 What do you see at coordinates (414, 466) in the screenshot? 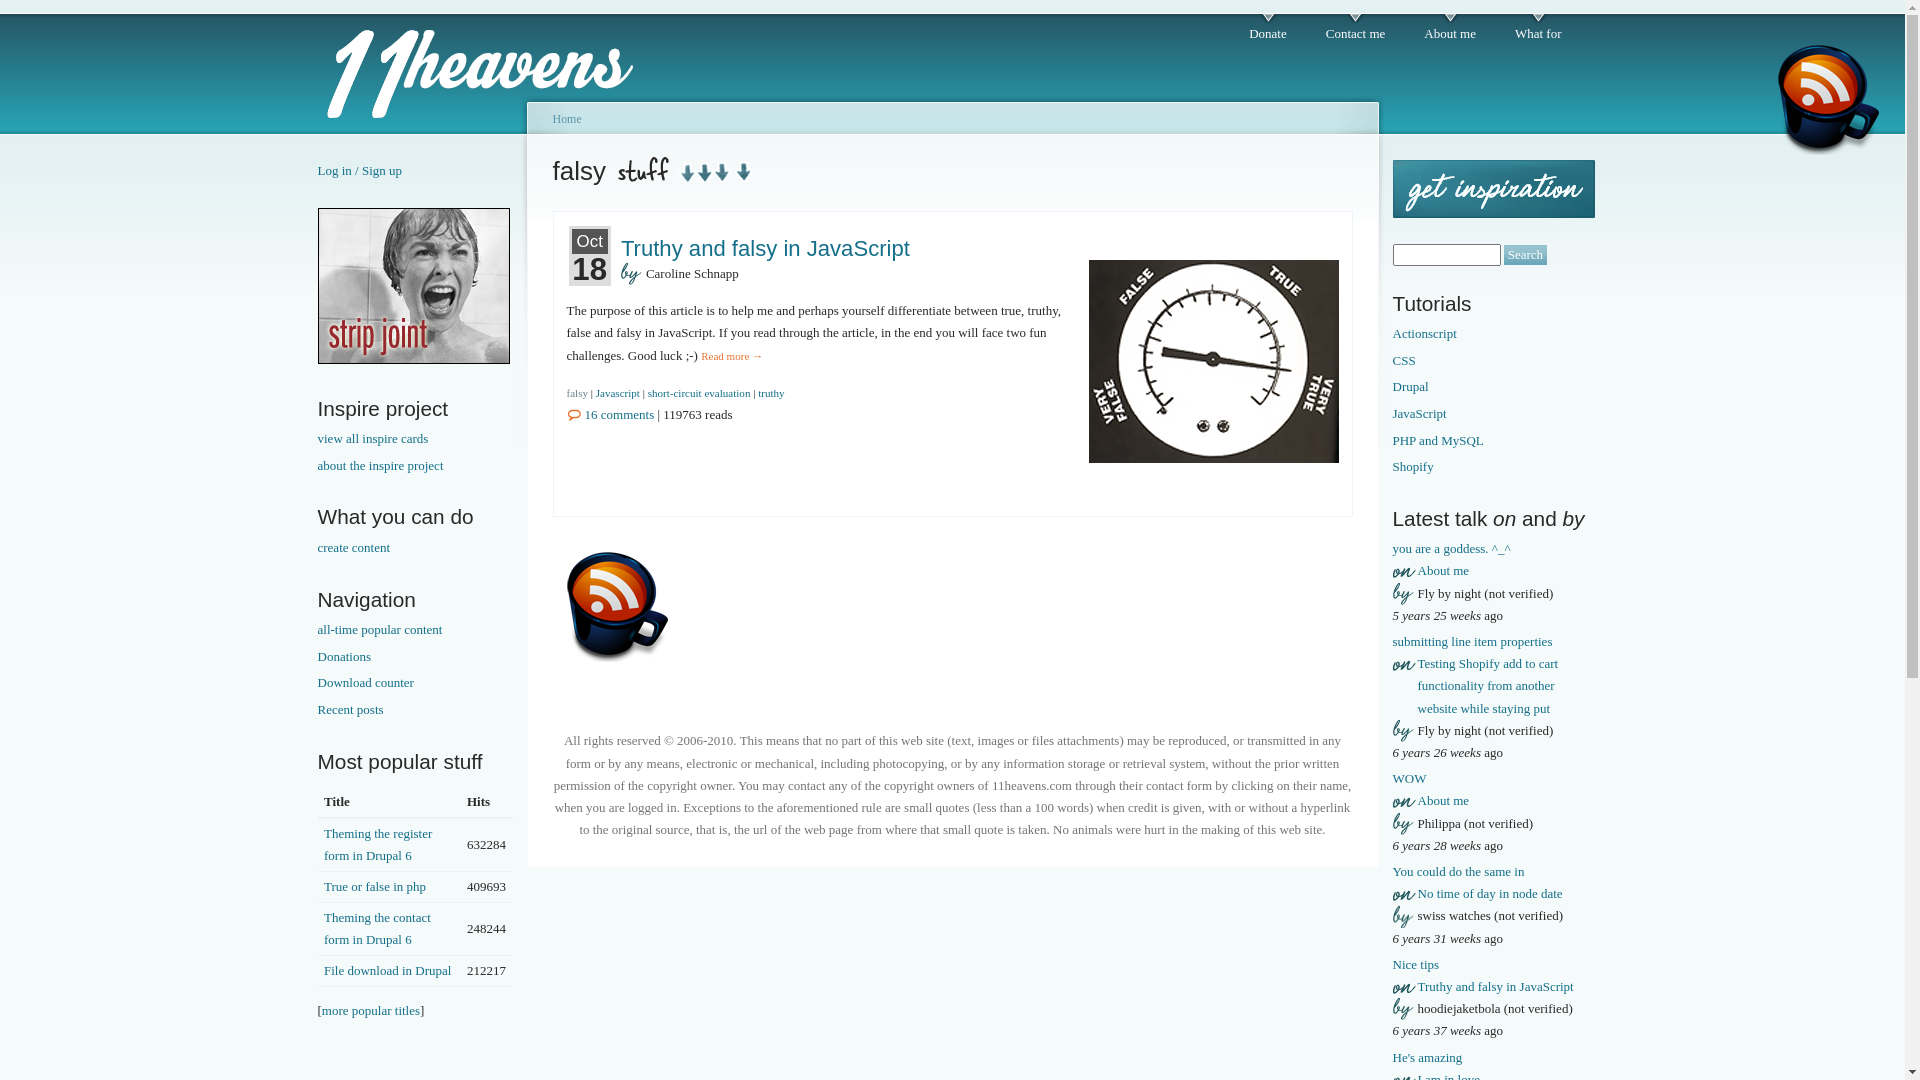
I see `'about the inspire project'` at bounding box center [414, 466].